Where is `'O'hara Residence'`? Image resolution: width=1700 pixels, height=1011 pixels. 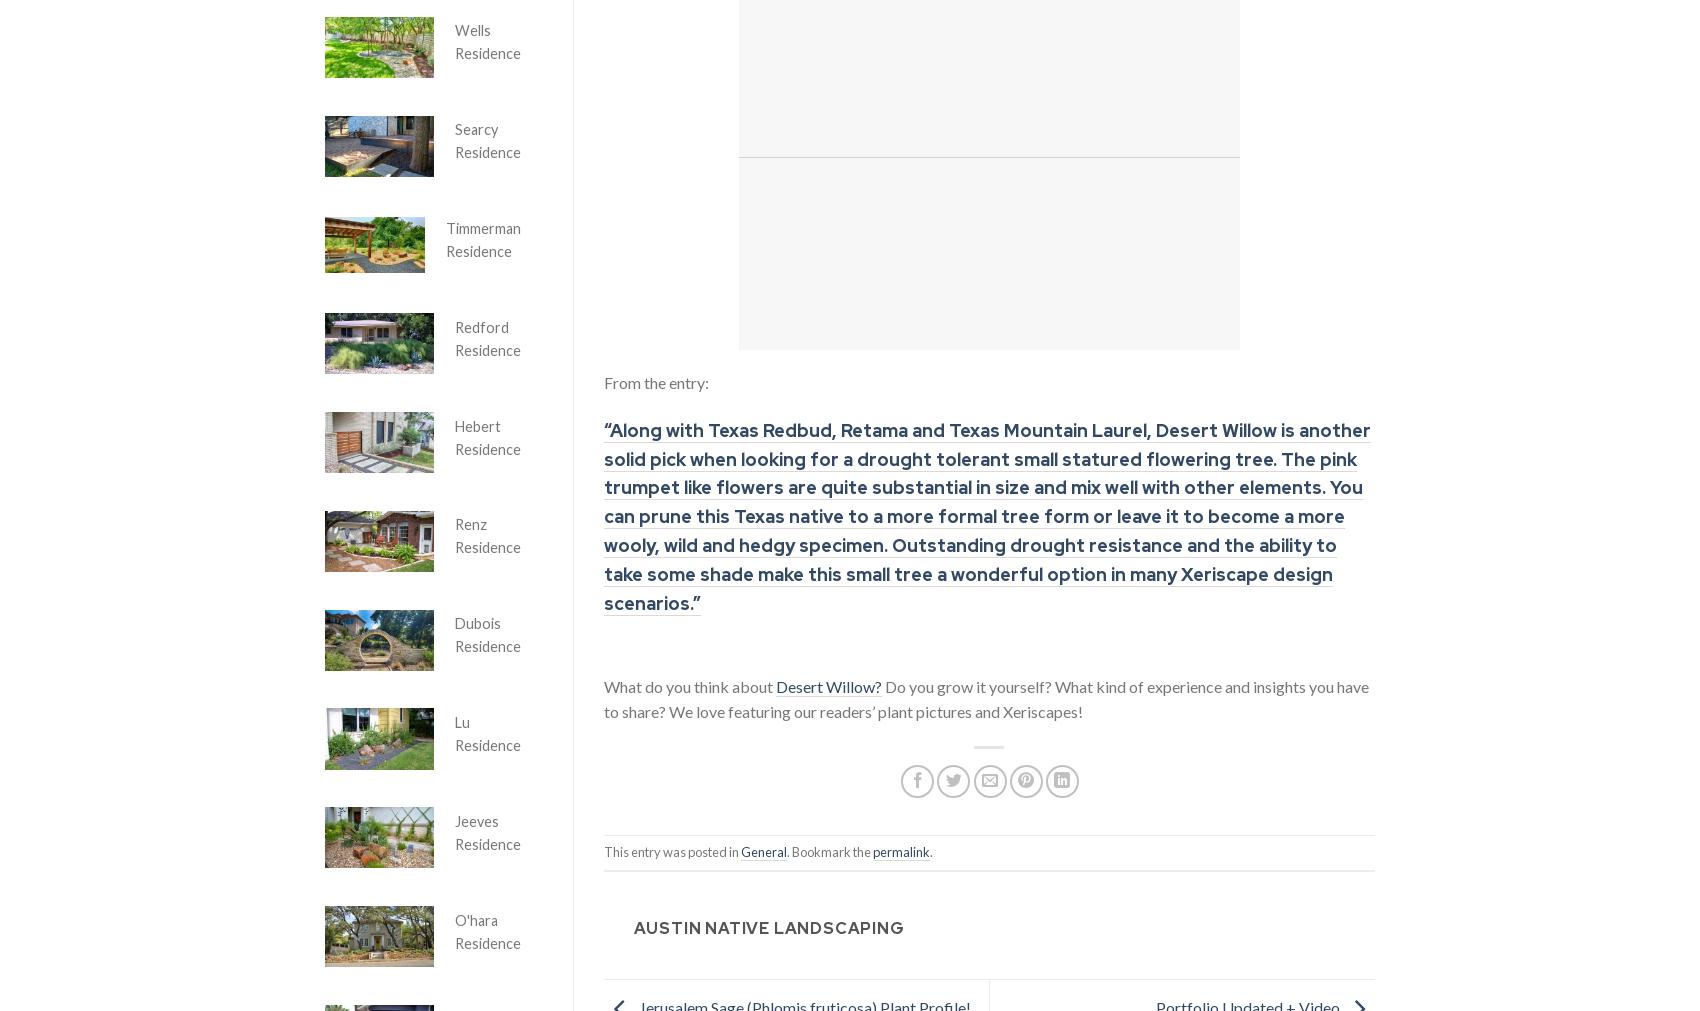
'O'hara Residence' is located at coordinates (454, 931).